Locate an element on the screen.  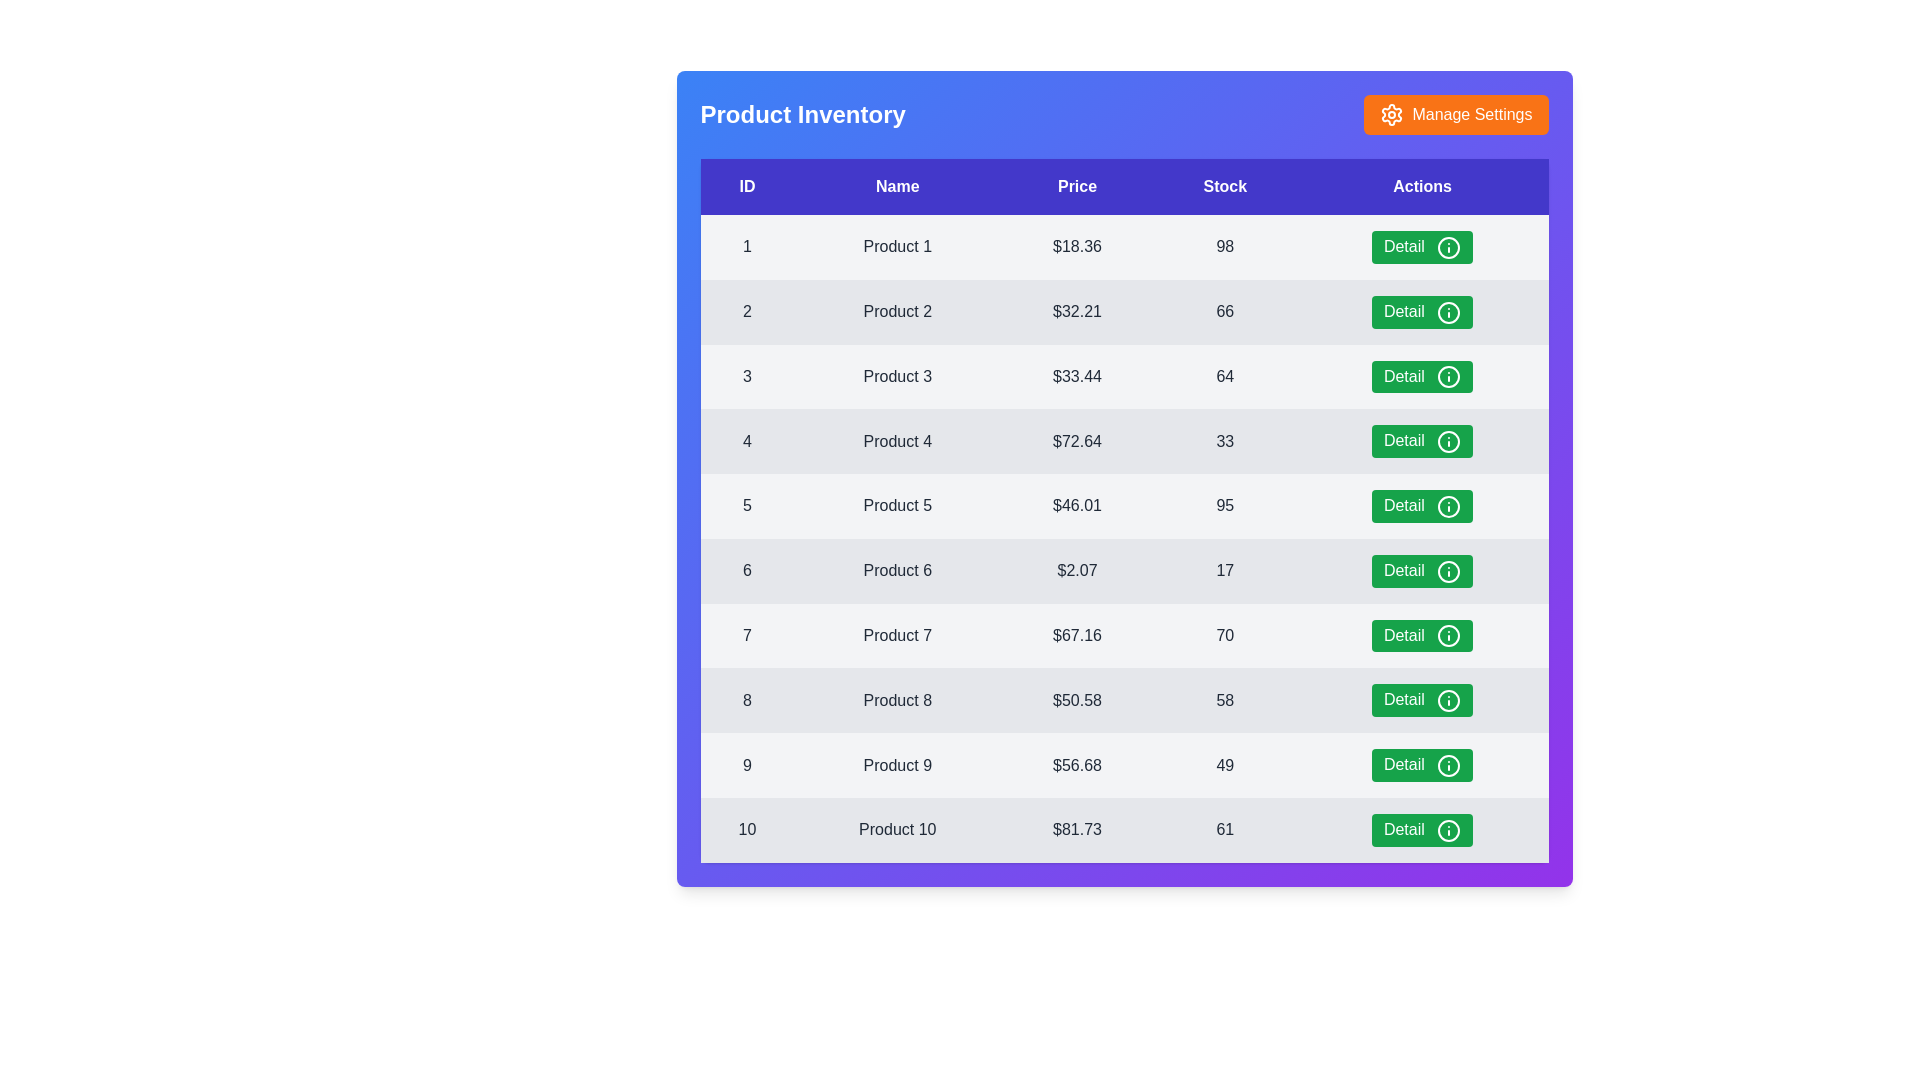
the table header Actions to sort the table by that column is located at coordinates (1421, 186).